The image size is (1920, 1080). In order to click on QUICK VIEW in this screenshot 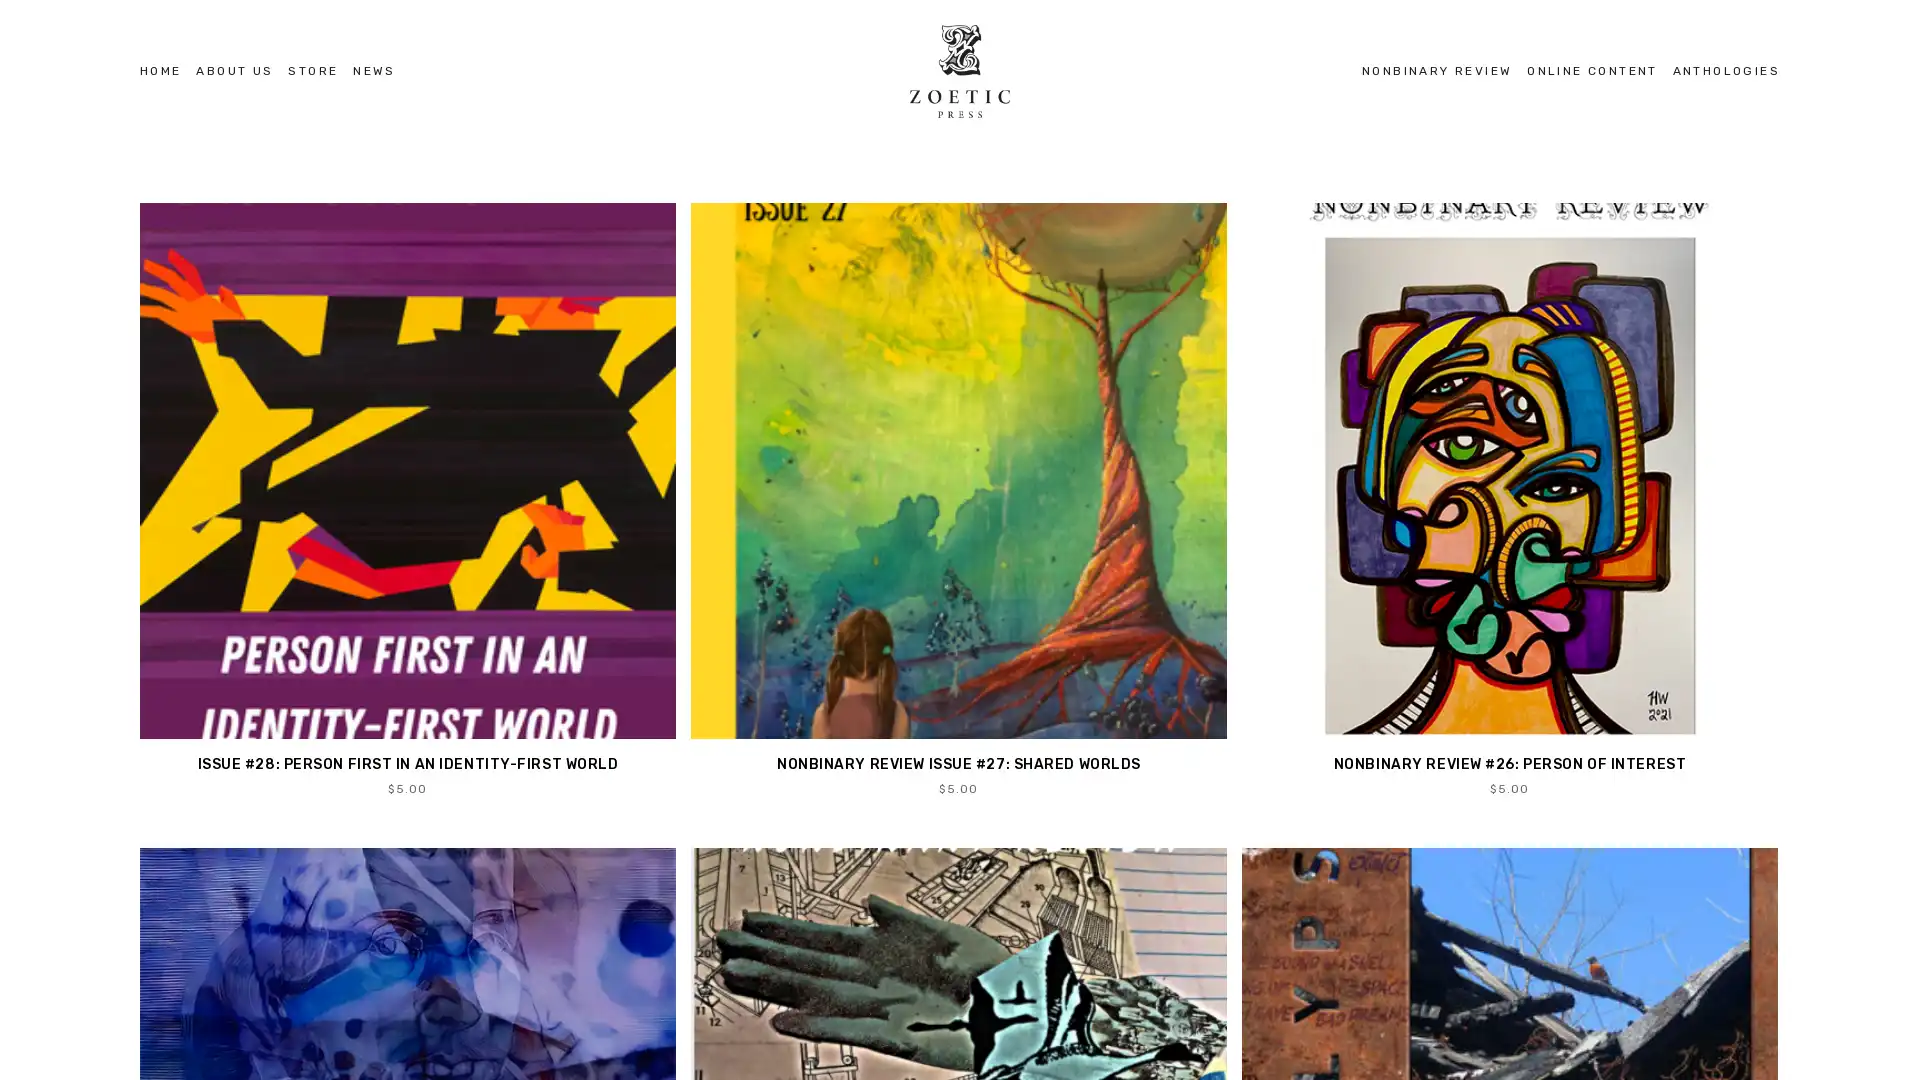, I will do `click(406, 499)`.